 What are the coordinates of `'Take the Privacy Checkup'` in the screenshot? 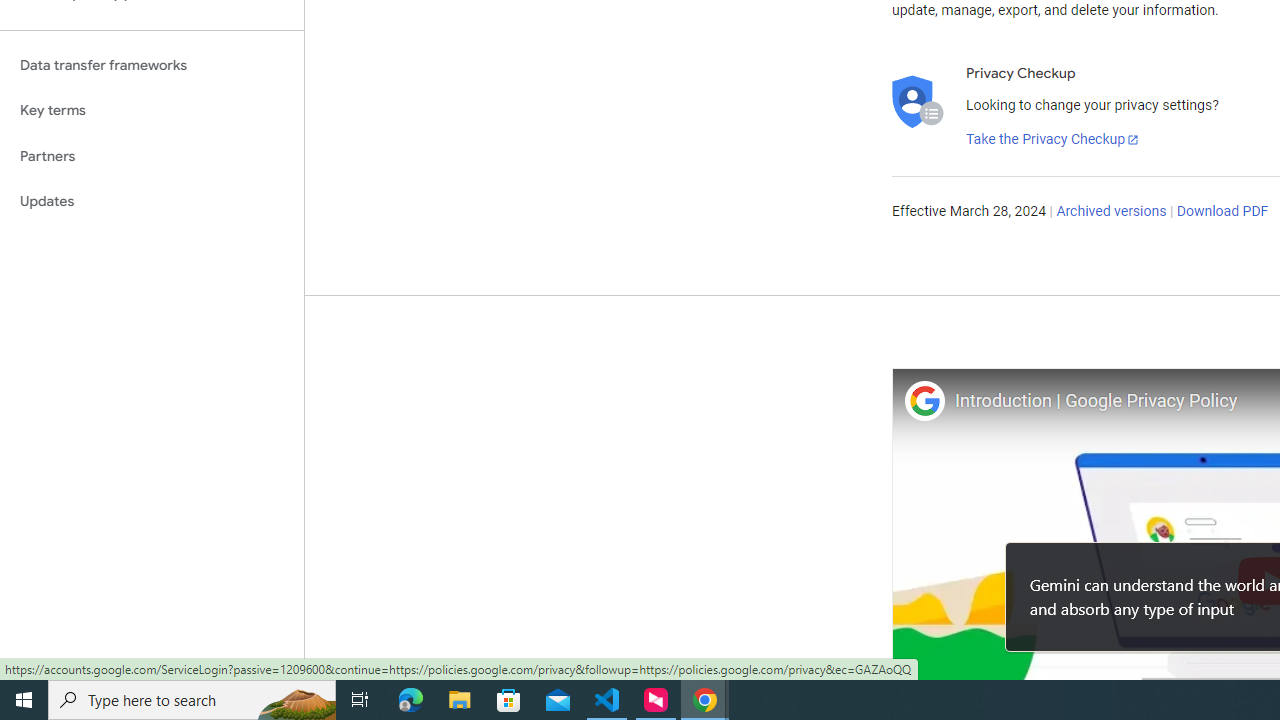 It's located at (1052, 139).